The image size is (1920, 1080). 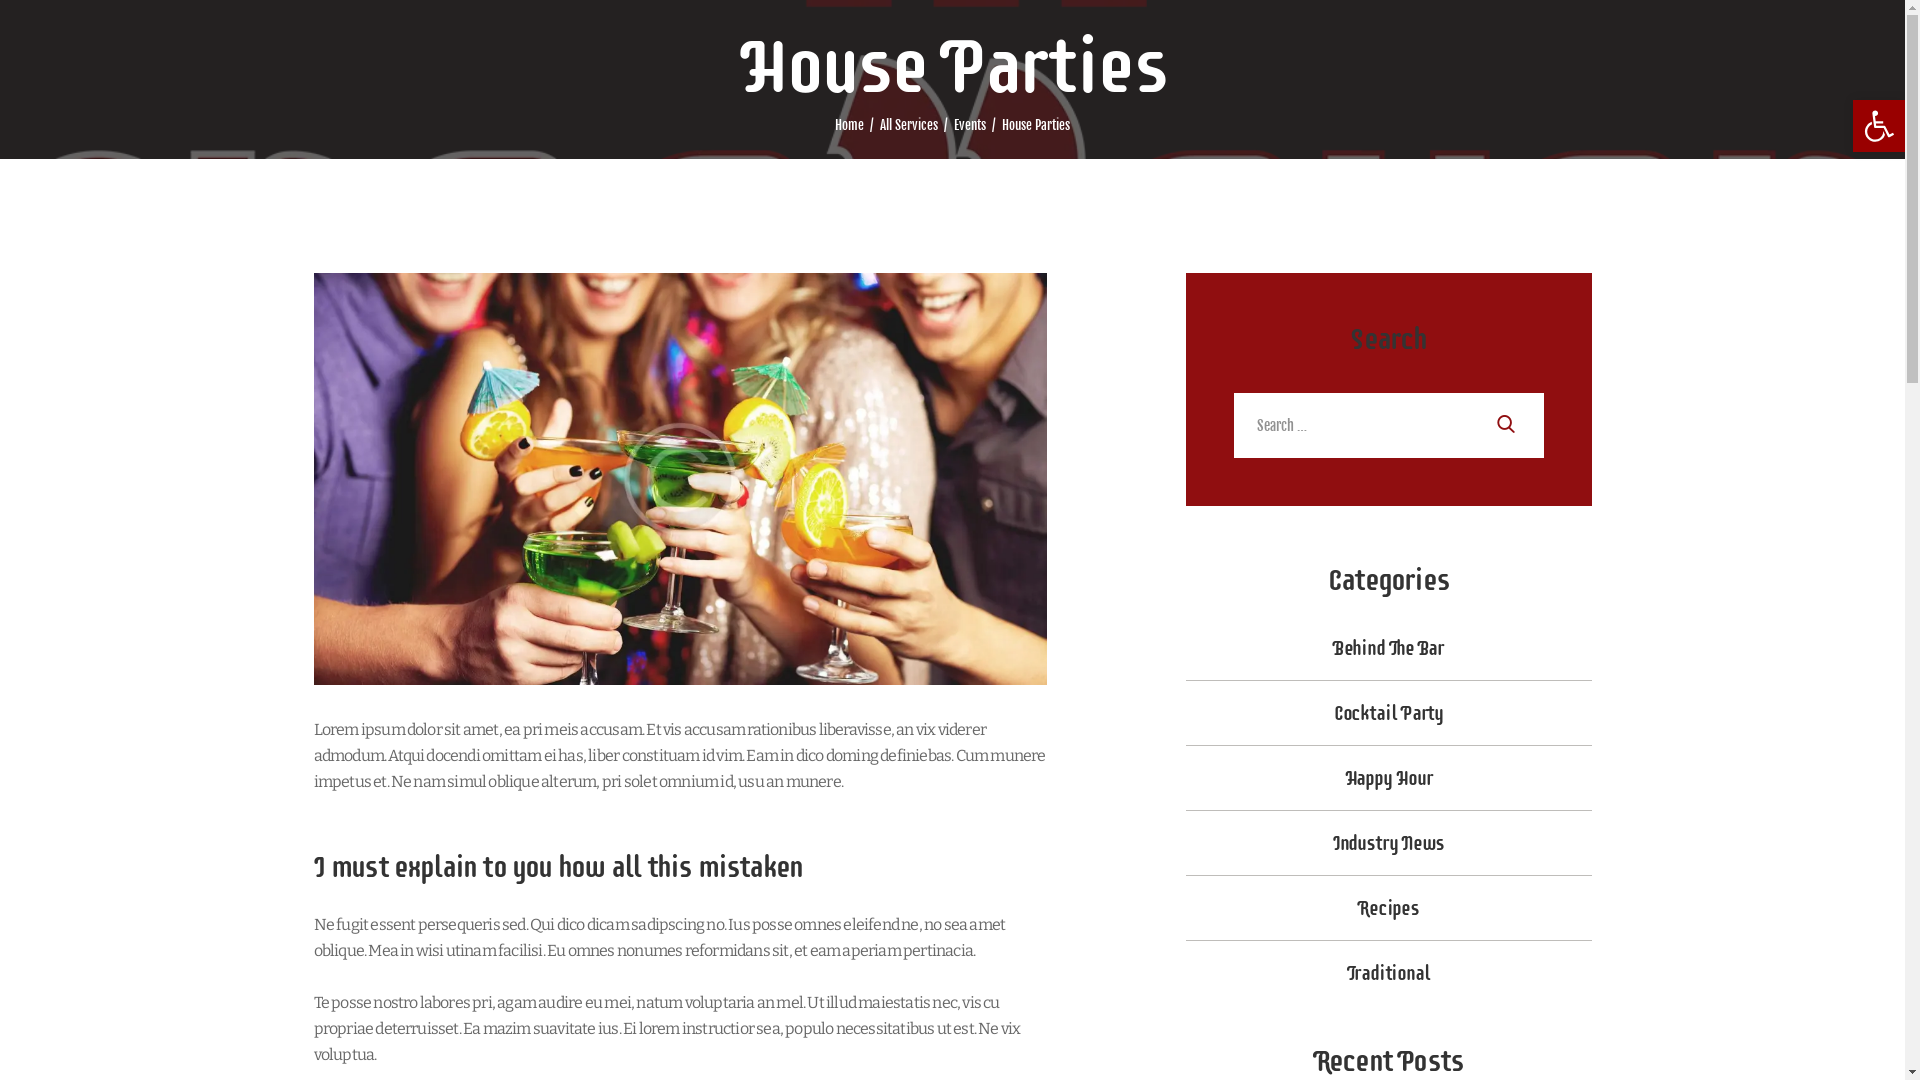 I want to click on 'Recipes', so click(x=1387, y=907).